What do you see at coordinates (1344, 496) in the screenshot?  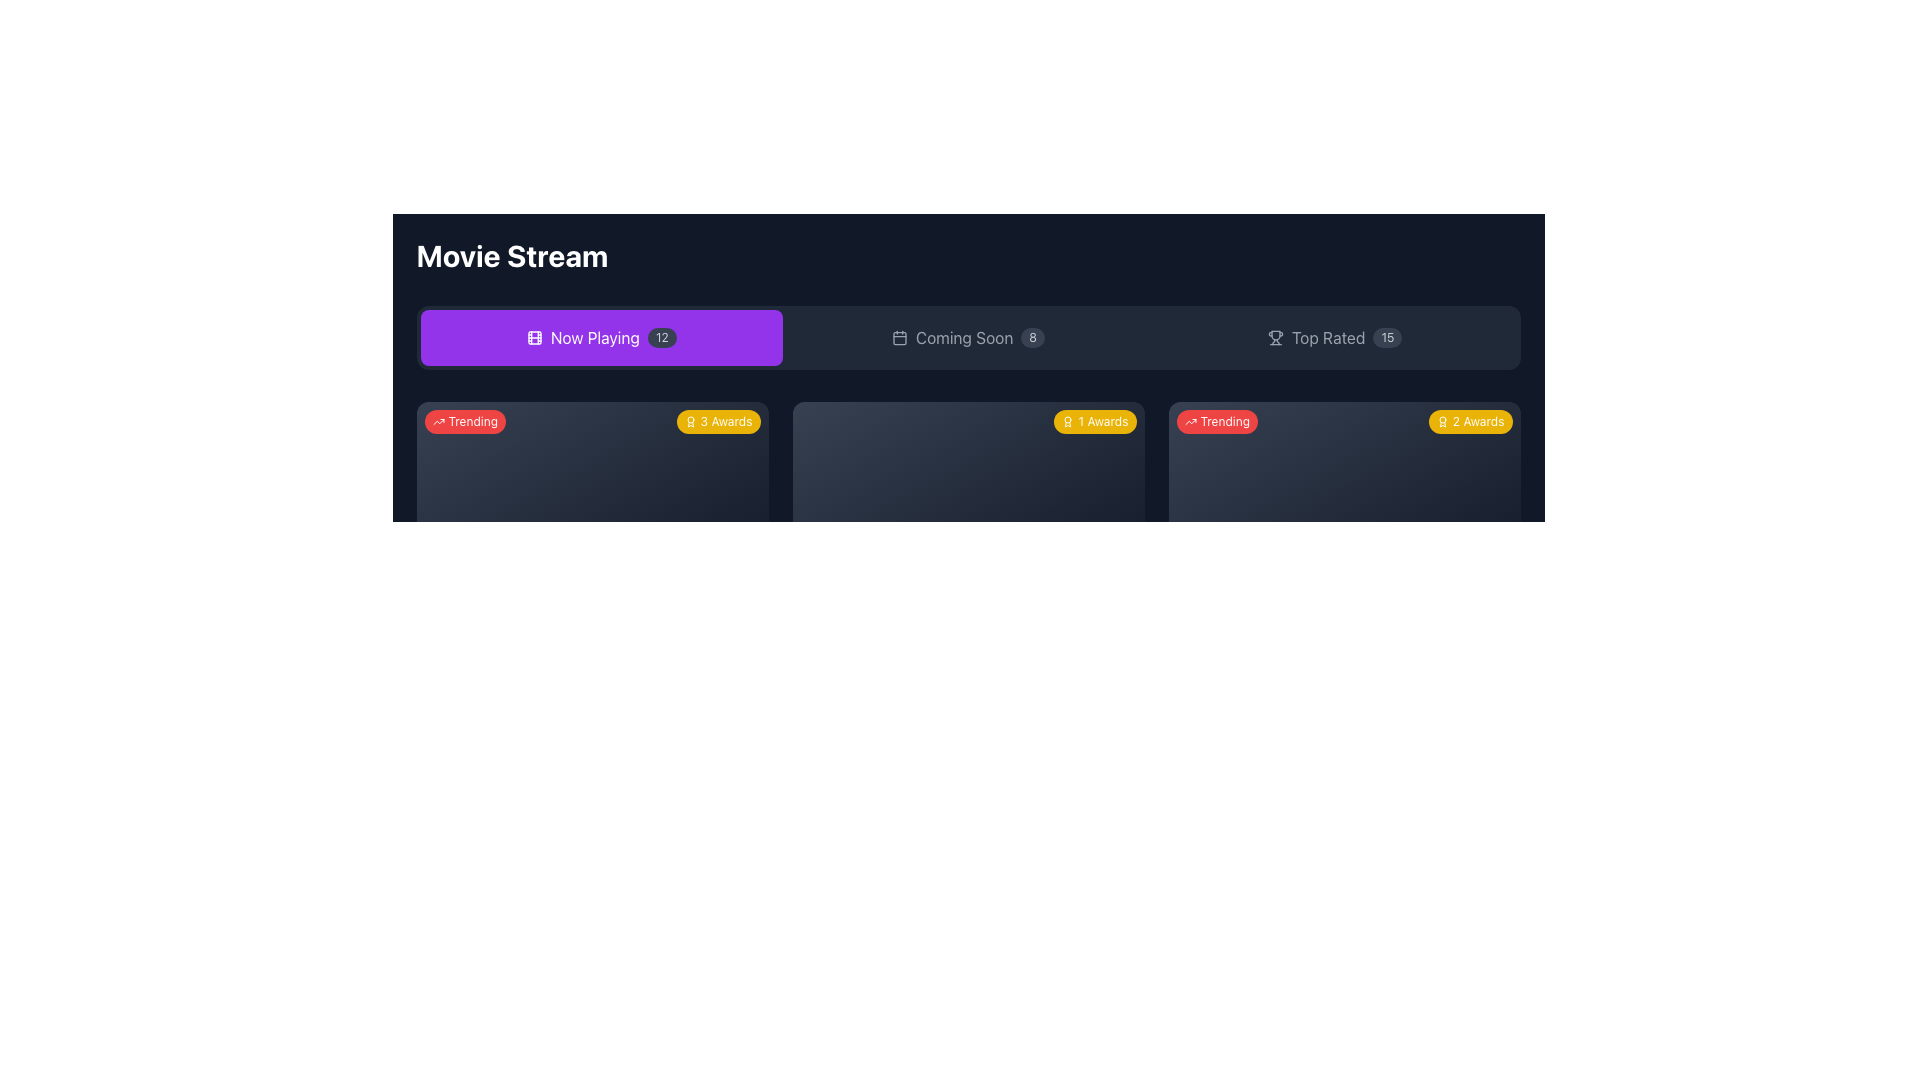 I see `the movie card component displaying details about a trending movie with 2 awards, located in the fourth panel below the navigation bar` at bounding box center [1344, 496].